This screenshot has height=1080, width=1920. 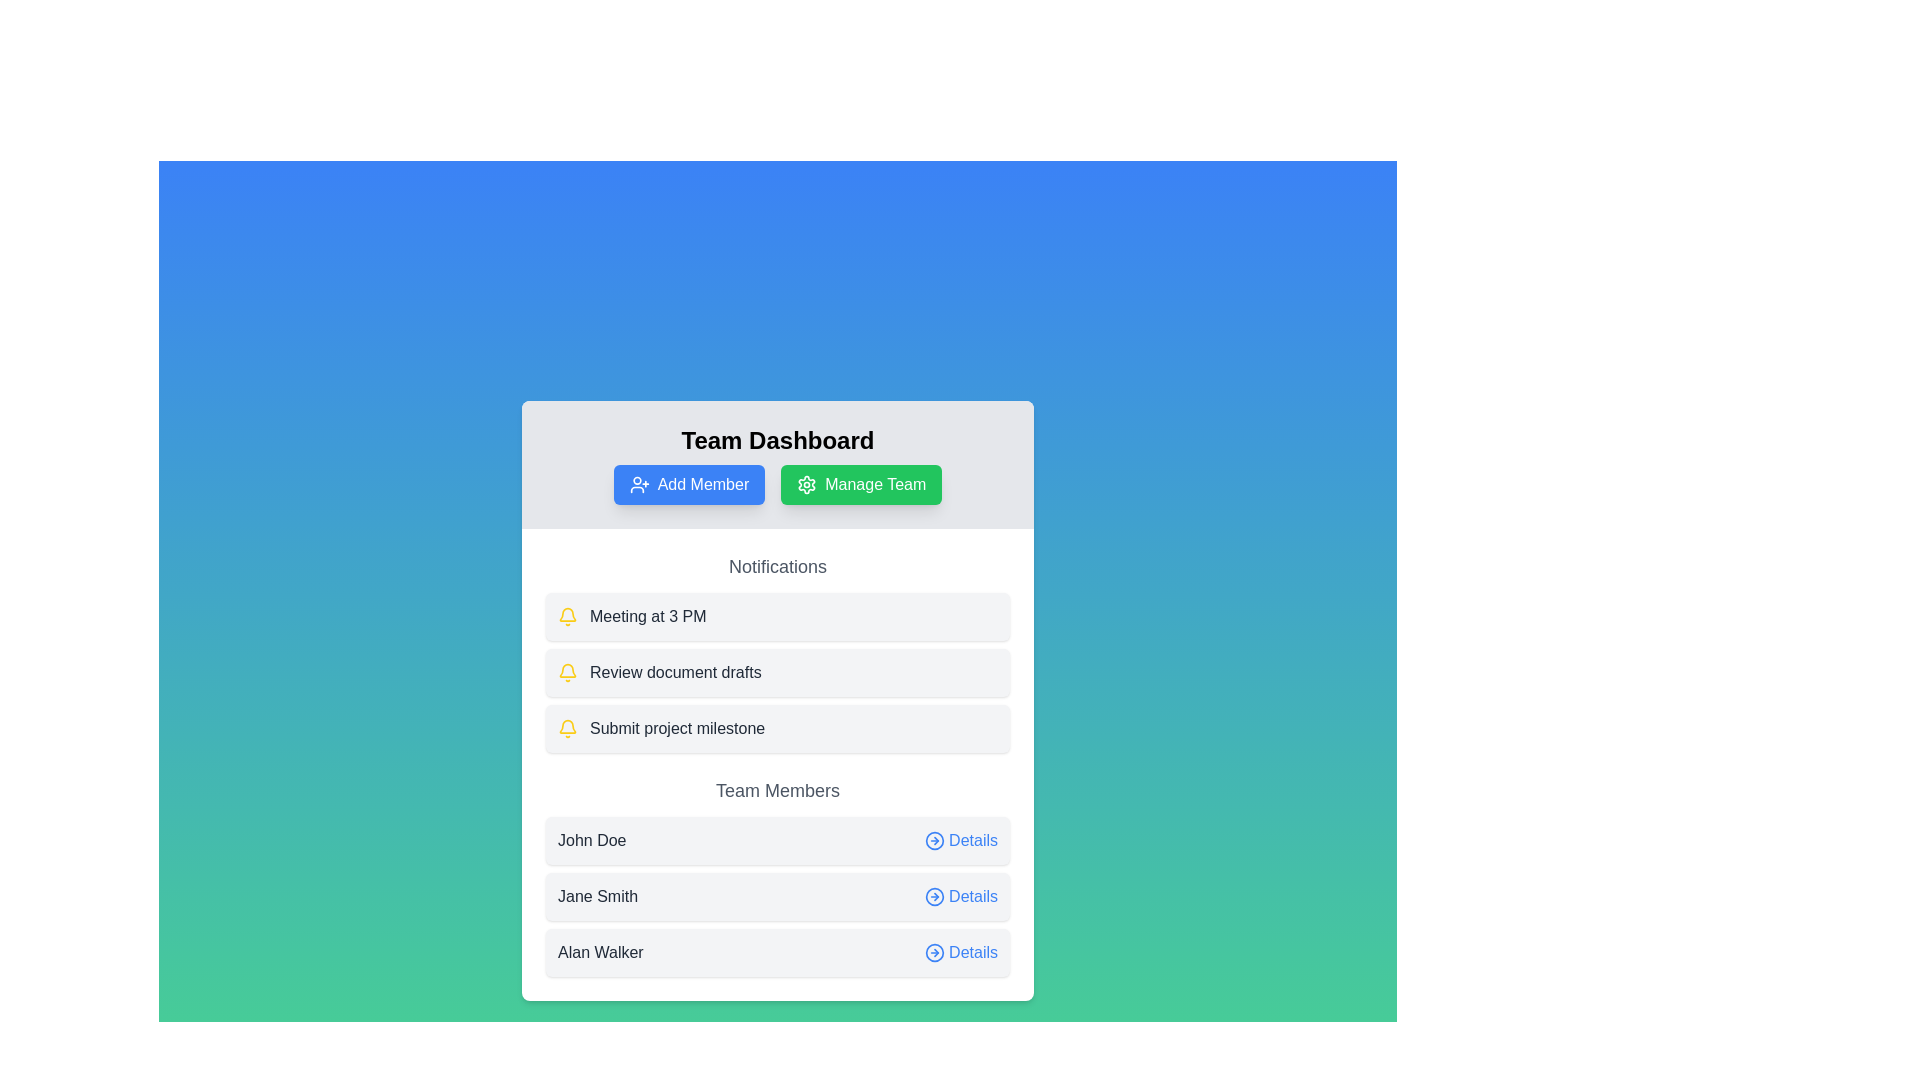 I want to click on the arrow icon associated with the 'Details' button for 'Jane Smith' in the 'Team Members' section, so click(x=934, y=896).